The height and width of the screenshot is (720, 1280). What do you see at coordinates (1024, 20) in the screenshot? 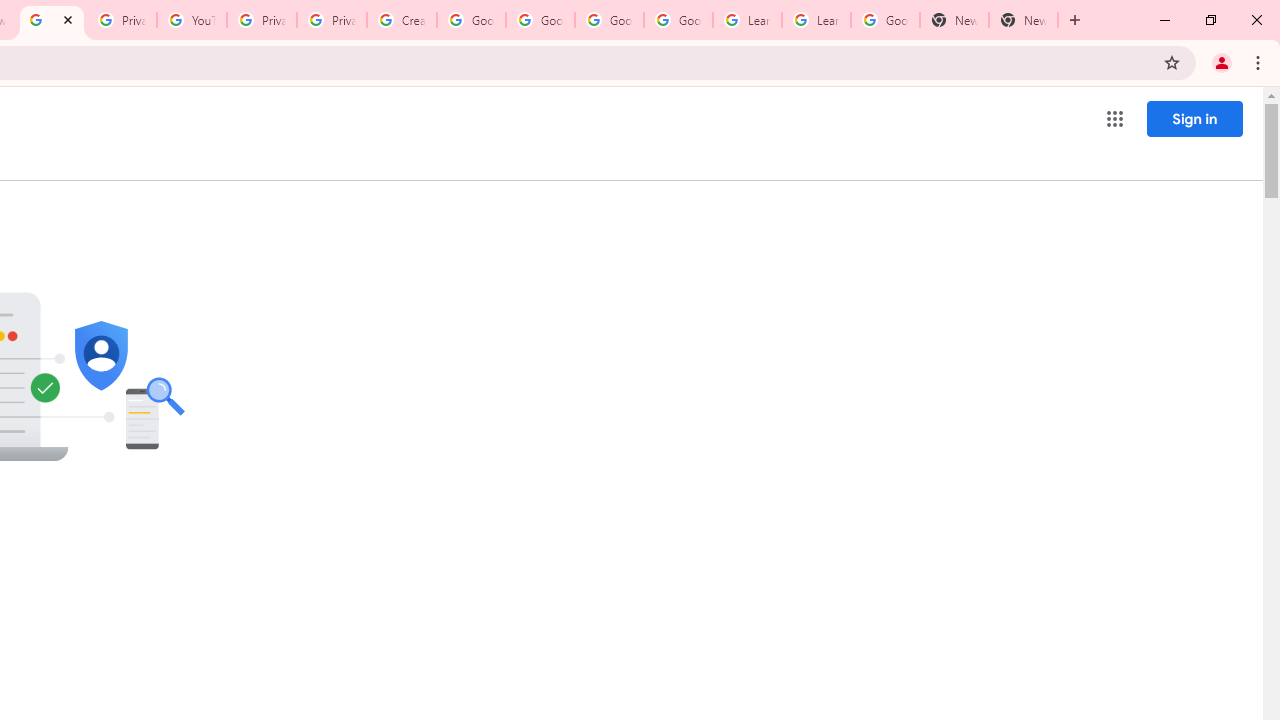
I see `'New Tab'` at bounding box center [1024, 20].